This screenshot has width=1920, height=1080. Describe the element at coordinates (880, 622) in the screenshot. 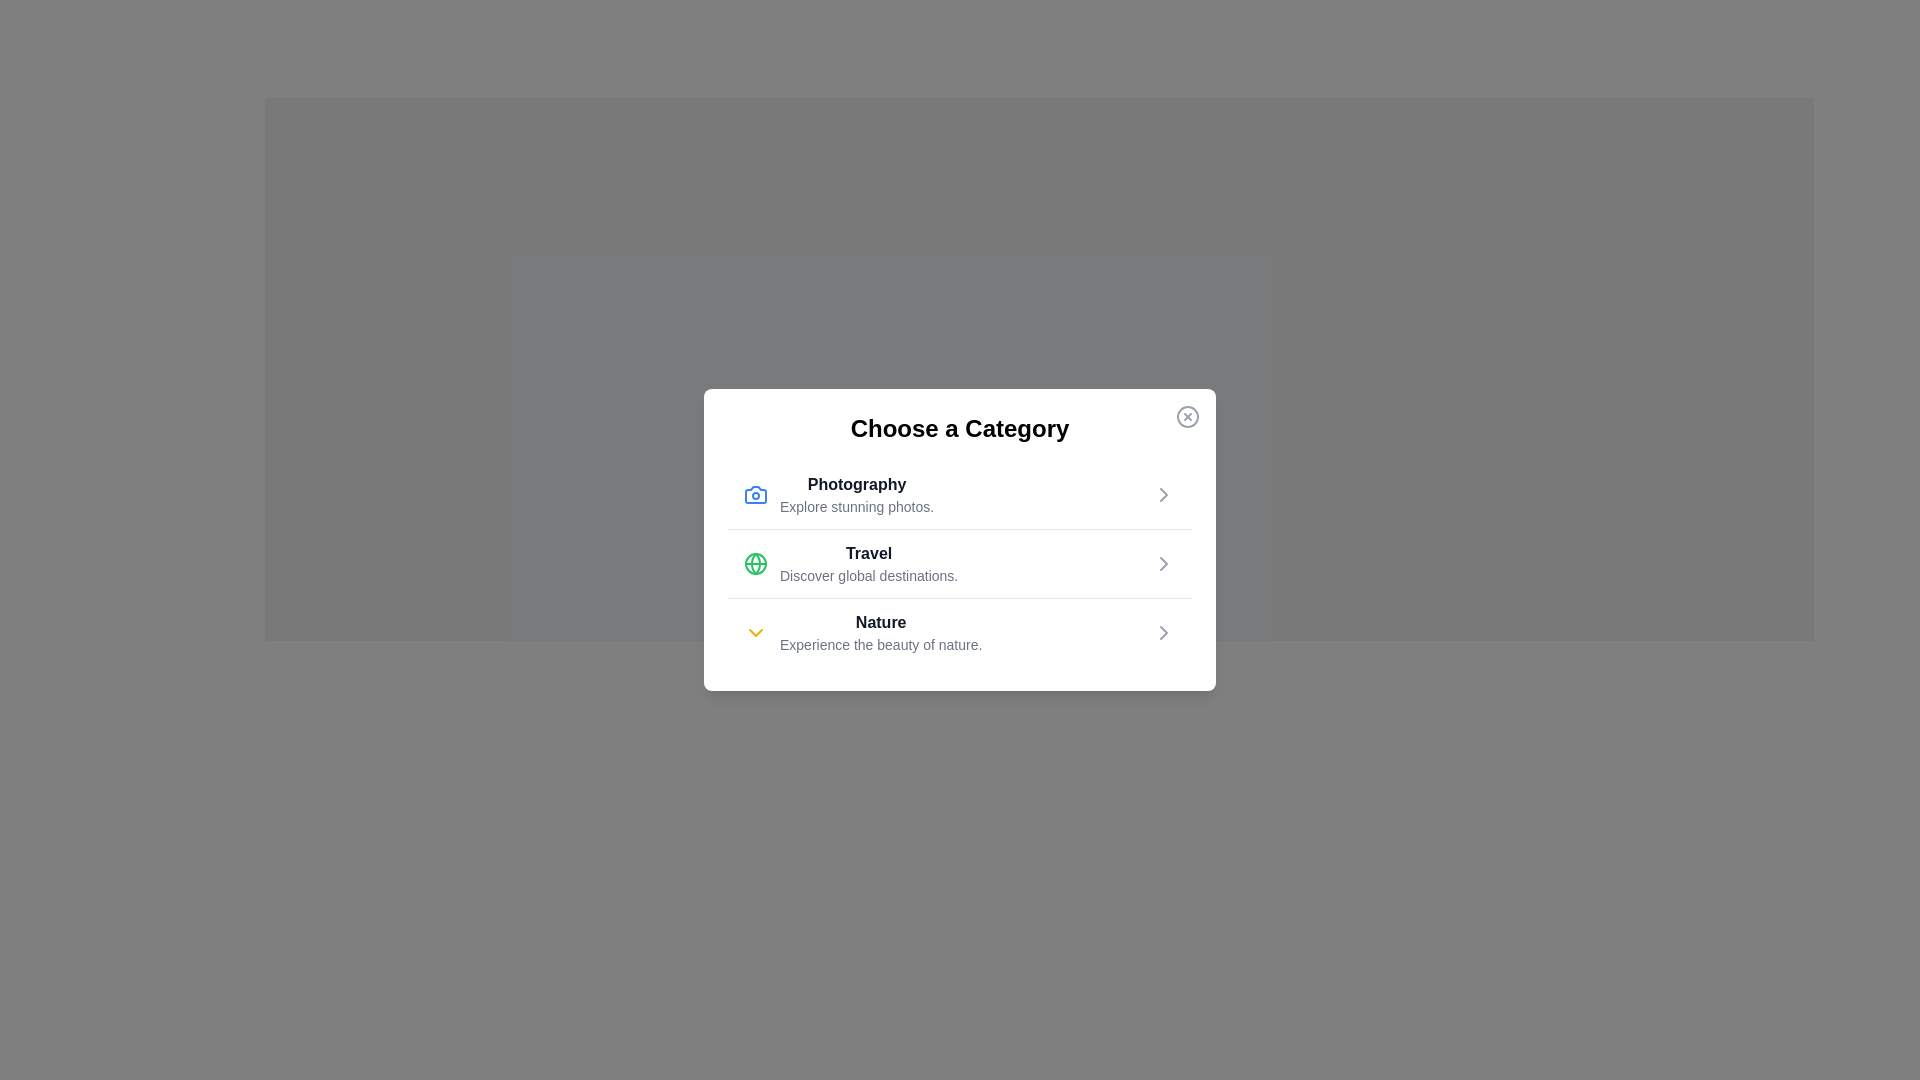

I see `the content of the 'Nature' category title text label located in the central pop-up box labeled 'Choose a Category'. This is the primary text of the third option, visually distinguishing this category` at that location.